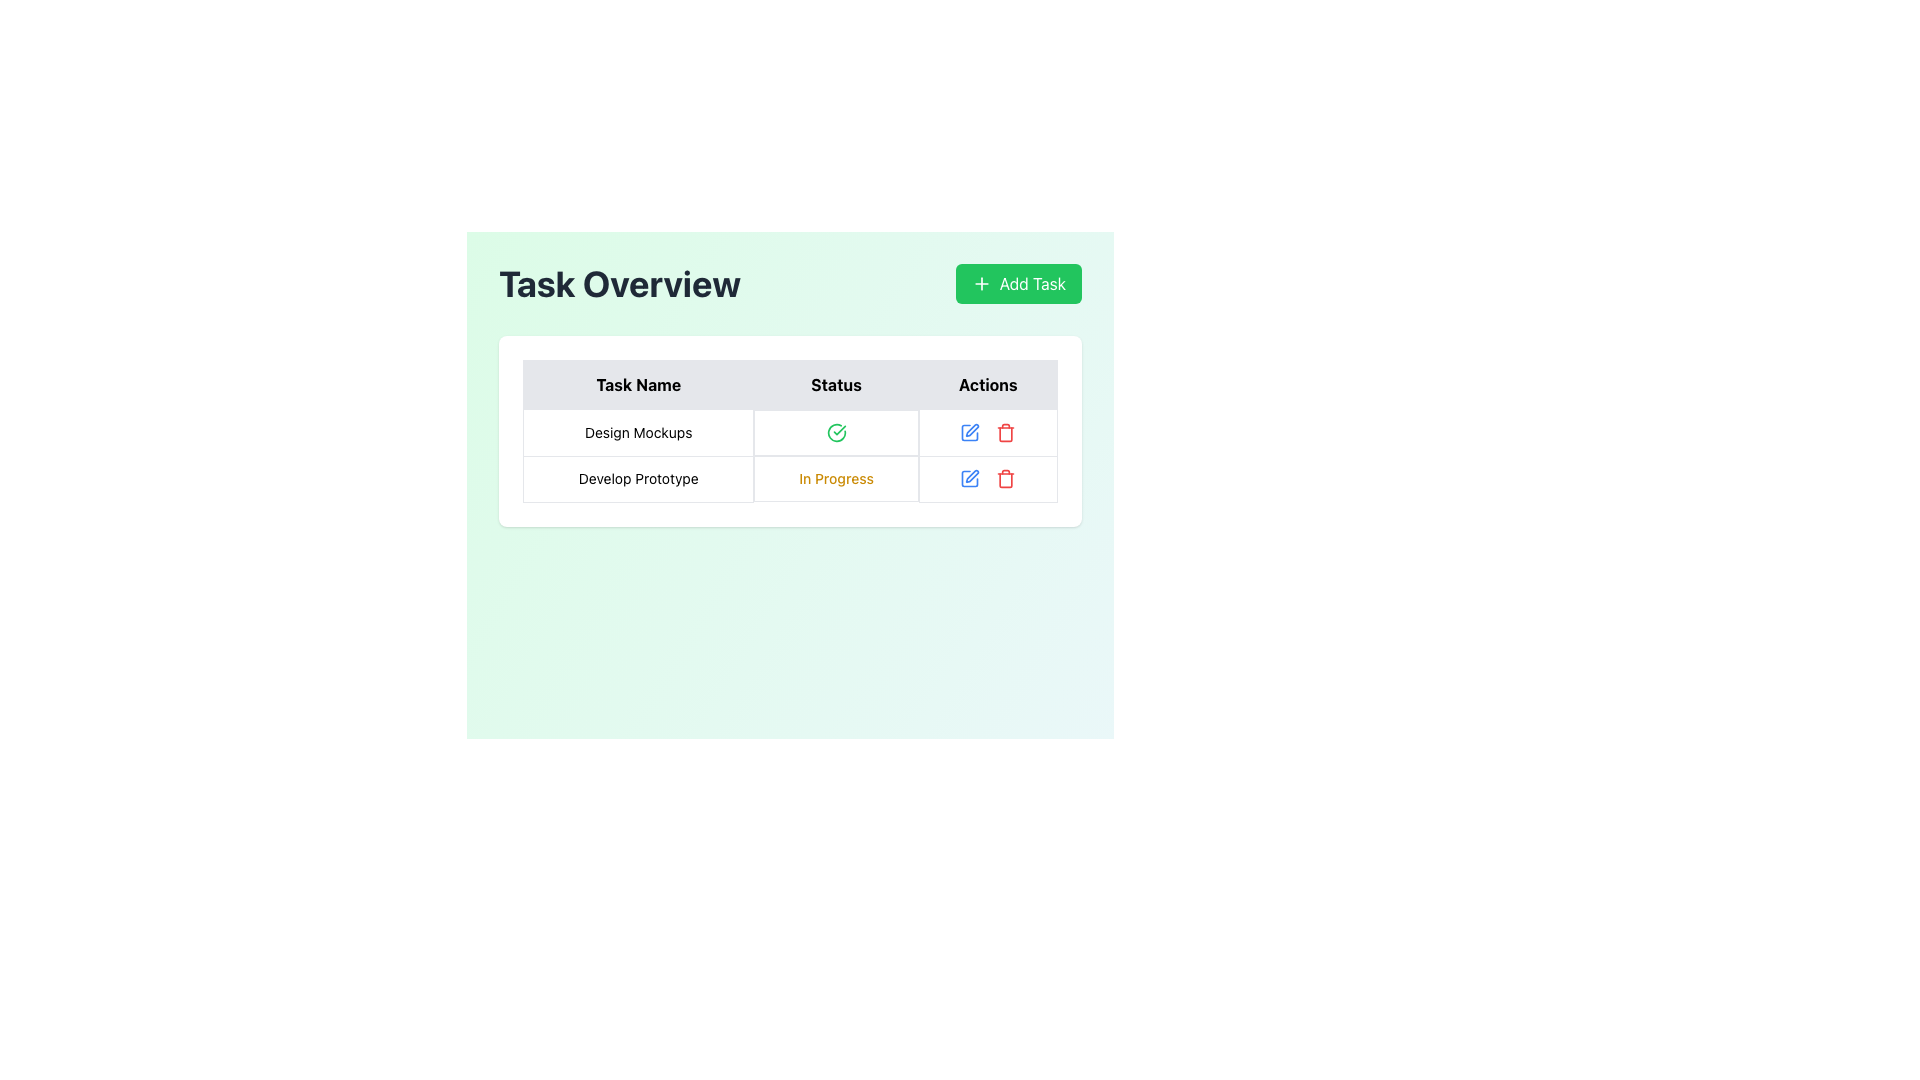  I want to click on the circular icon with a green check mark in the 'Status' column of the 'Task Overview' table, specifically aligned with the 'Design Mockups' row, so click(836, 431).